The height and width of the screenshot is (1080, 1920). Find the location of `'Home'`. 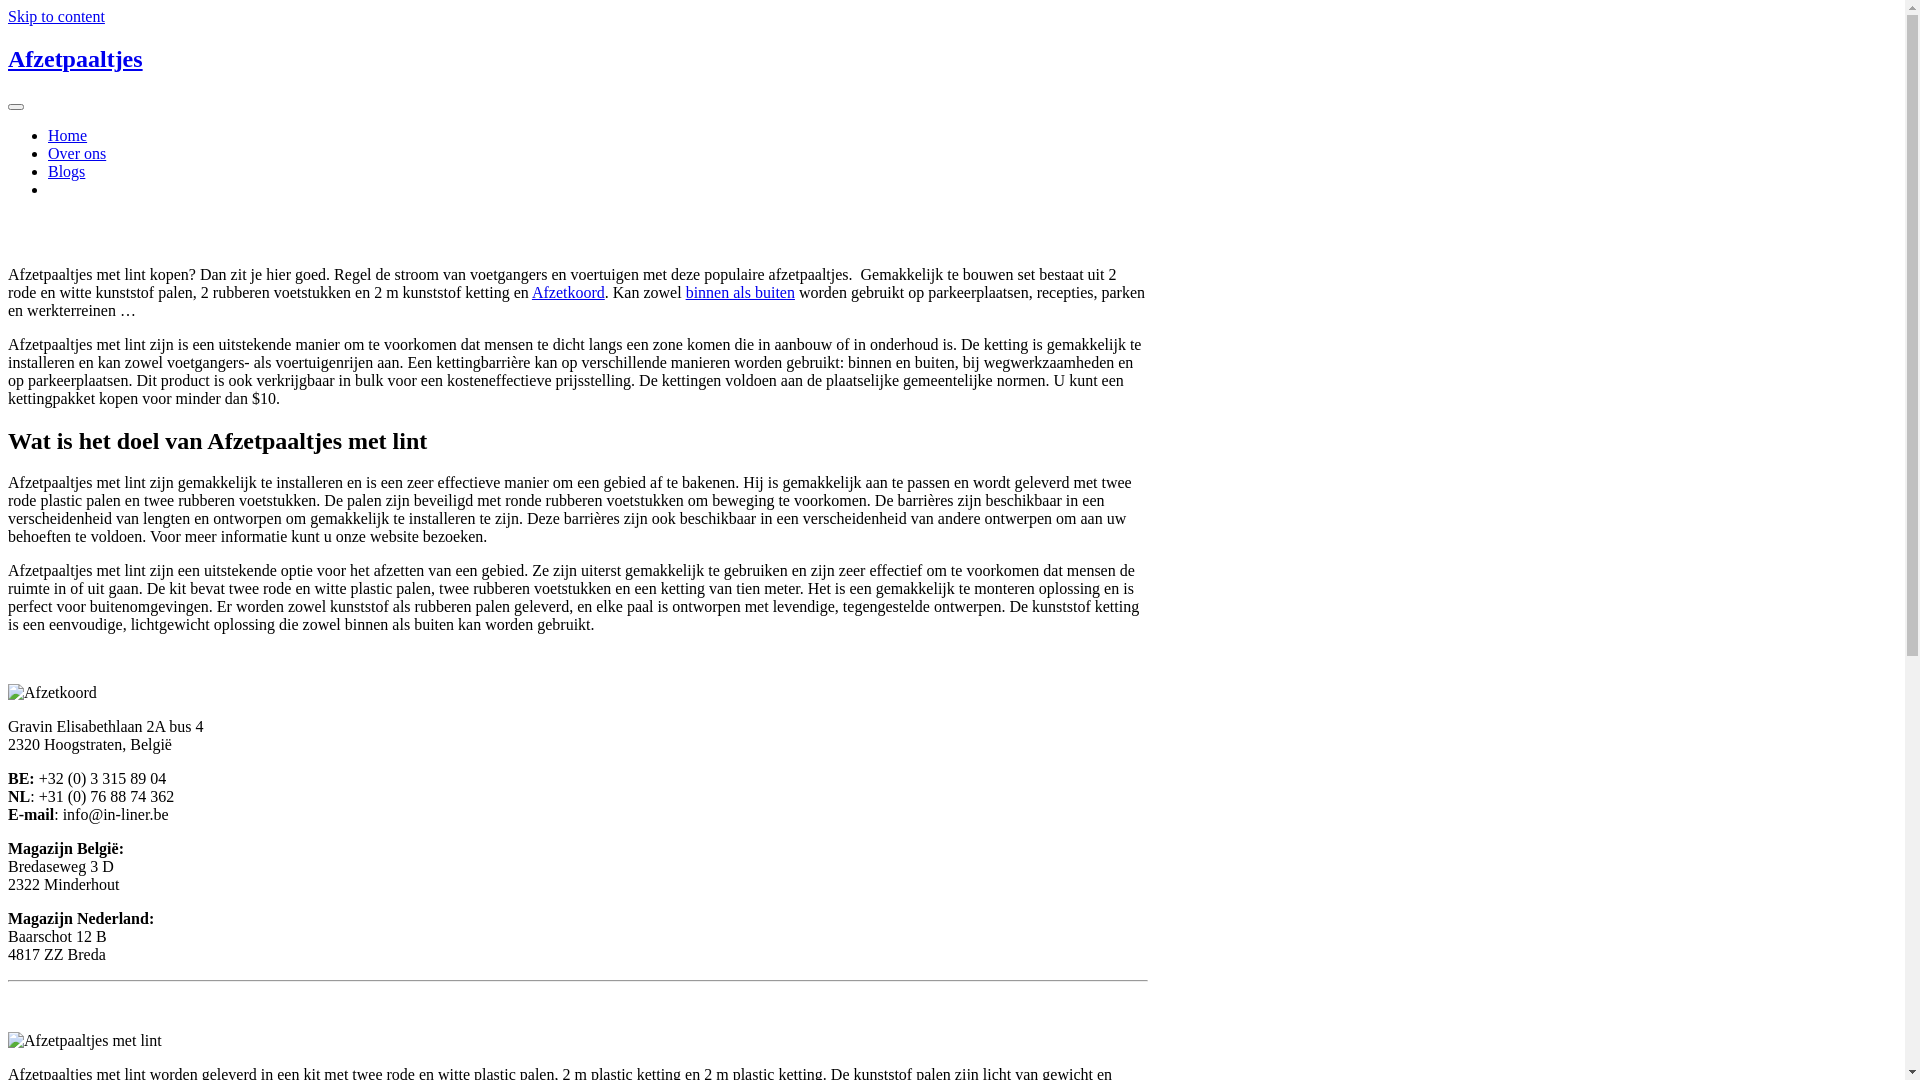

'Home' is located at coordinates (67, 135).